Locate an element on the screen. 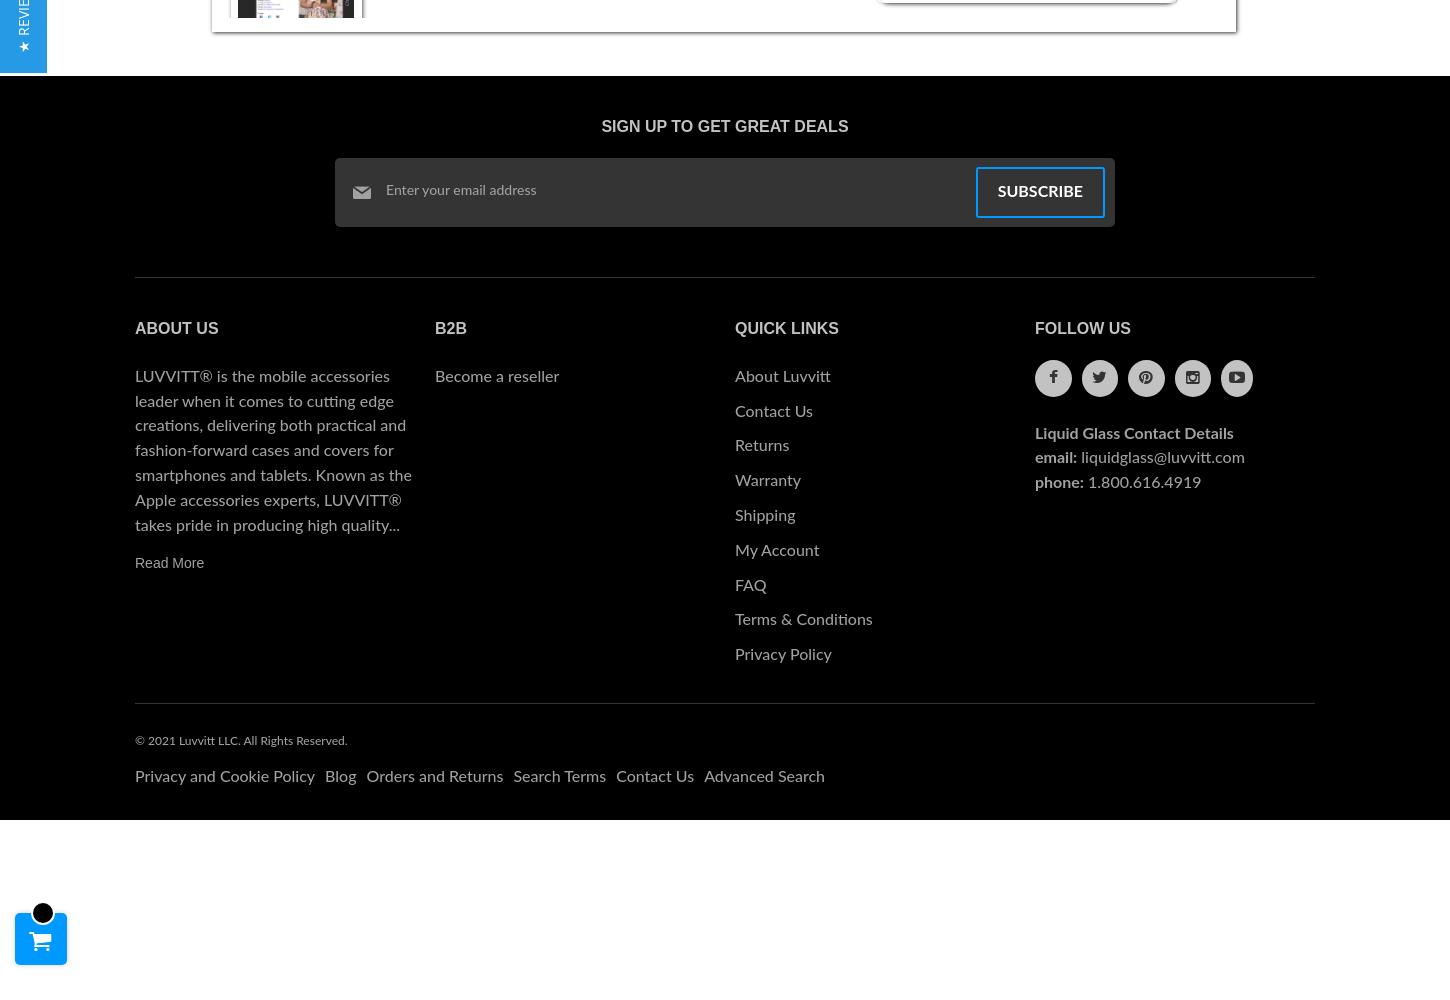  '1.800.616.4919' is located at coordinates (1143, 482).